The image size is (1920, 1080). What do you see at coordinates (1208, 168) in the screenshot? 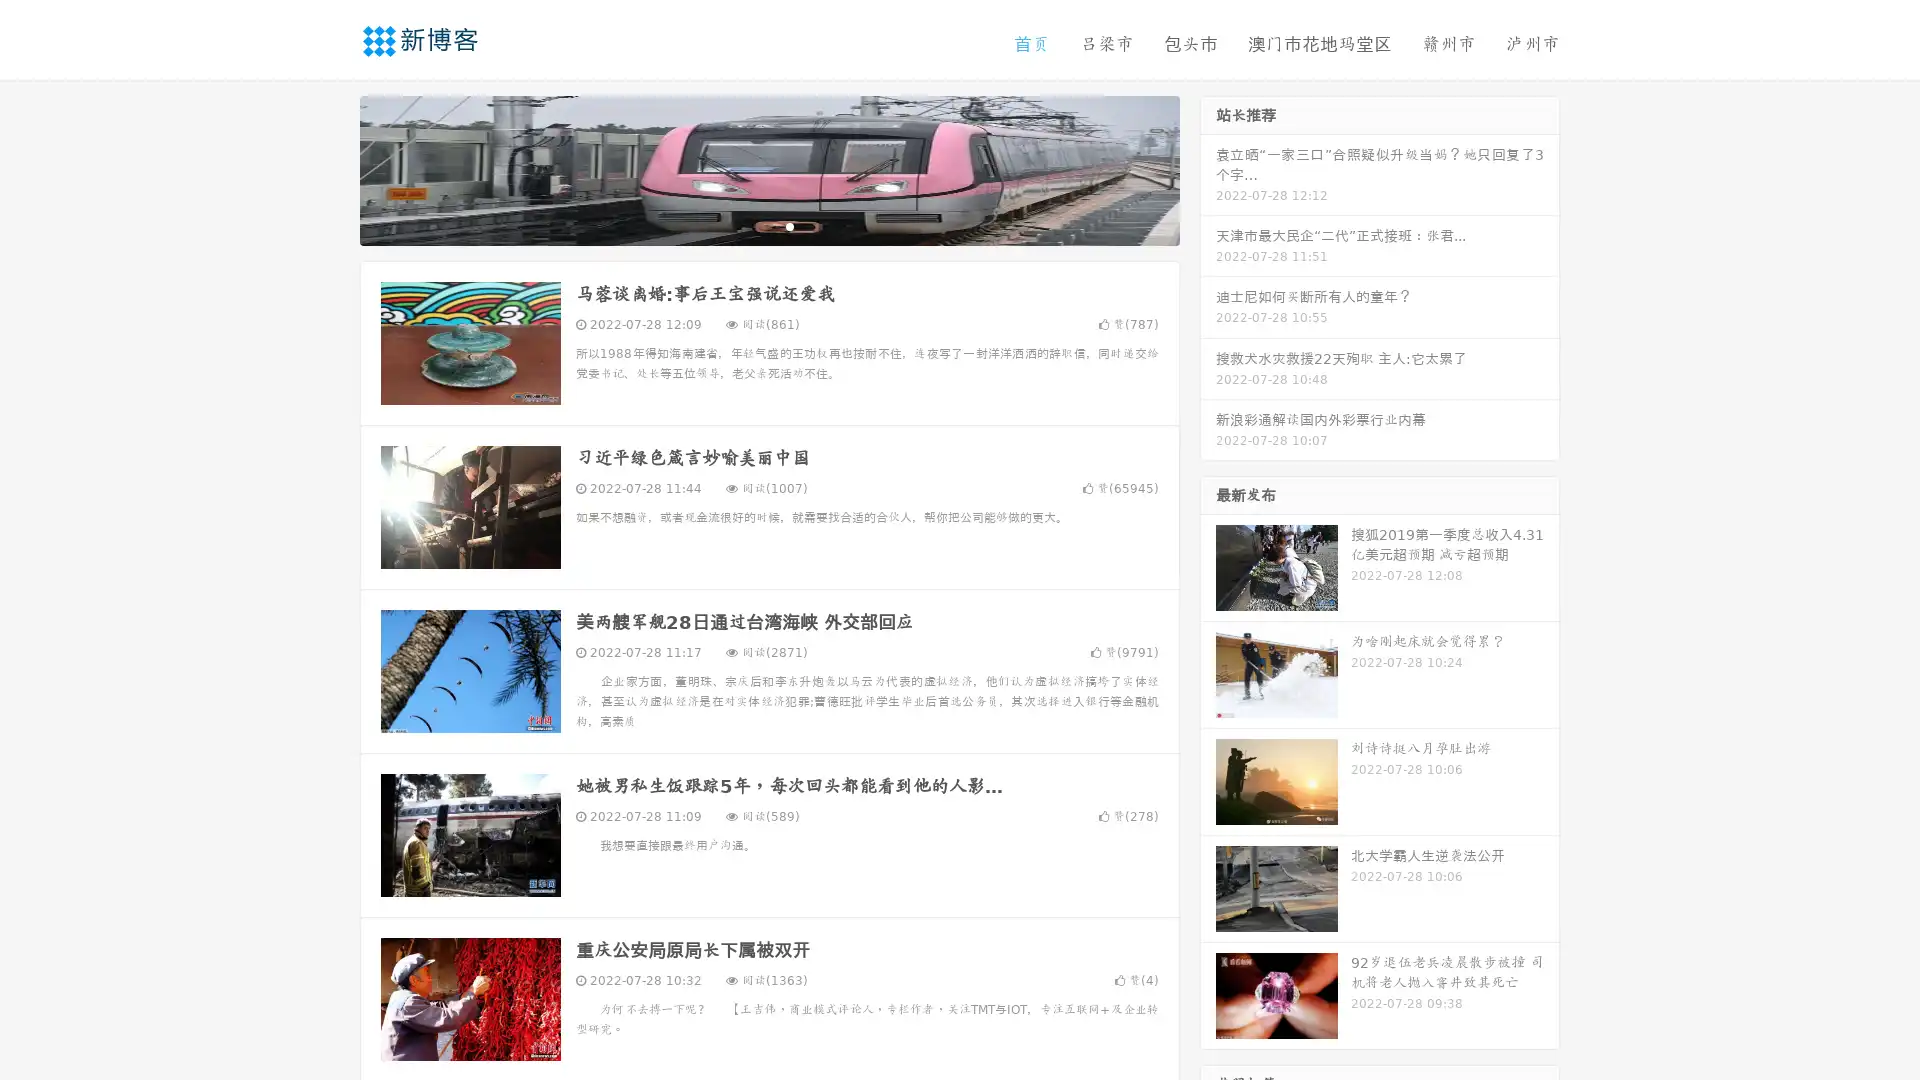
I see `Next slide` at bounding box center [1208, 168].